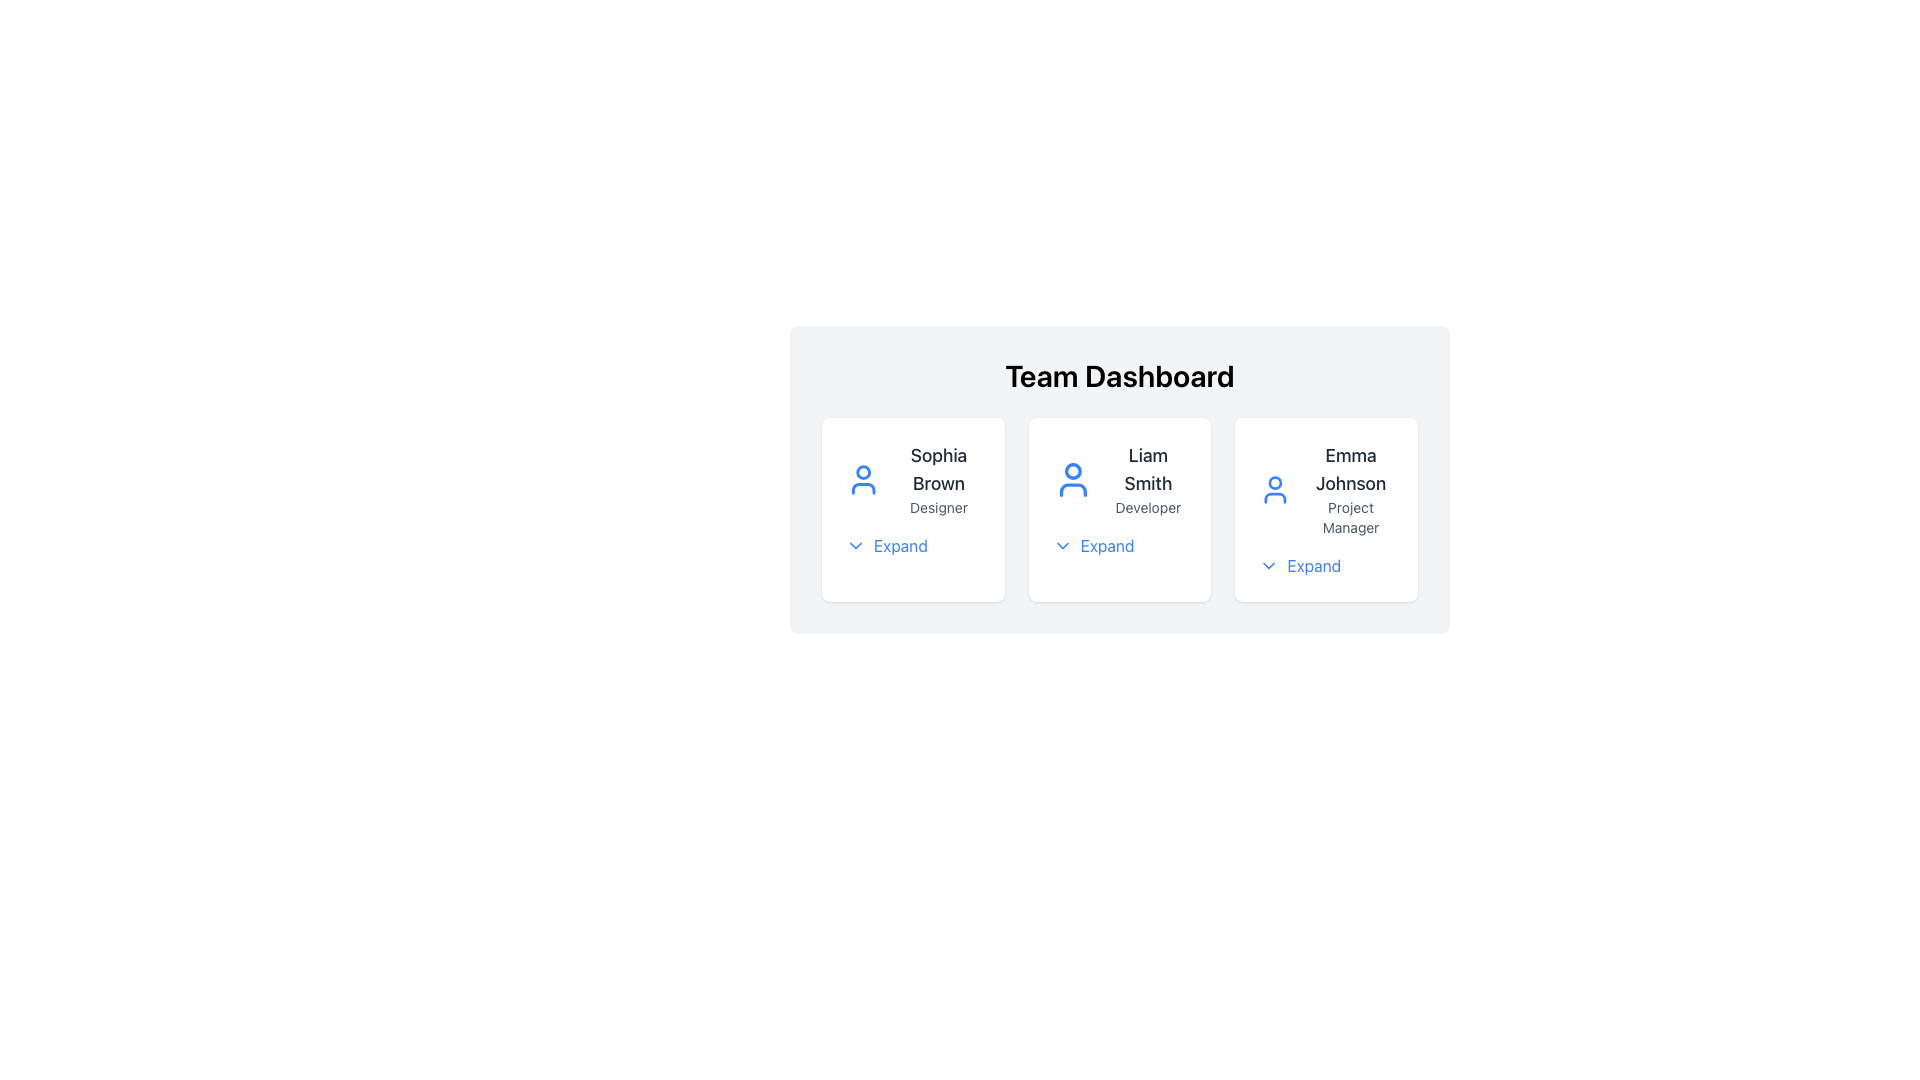 This screenshot has height=1080, width=1920. Describe the element at coordinates (1300, 566) in the screenshot. I see `the fourth 'Expand' button located at the bottom-right corner of the 'Emma Johnson' card in the Team Dashboard to trigger a tooltip` at that location.